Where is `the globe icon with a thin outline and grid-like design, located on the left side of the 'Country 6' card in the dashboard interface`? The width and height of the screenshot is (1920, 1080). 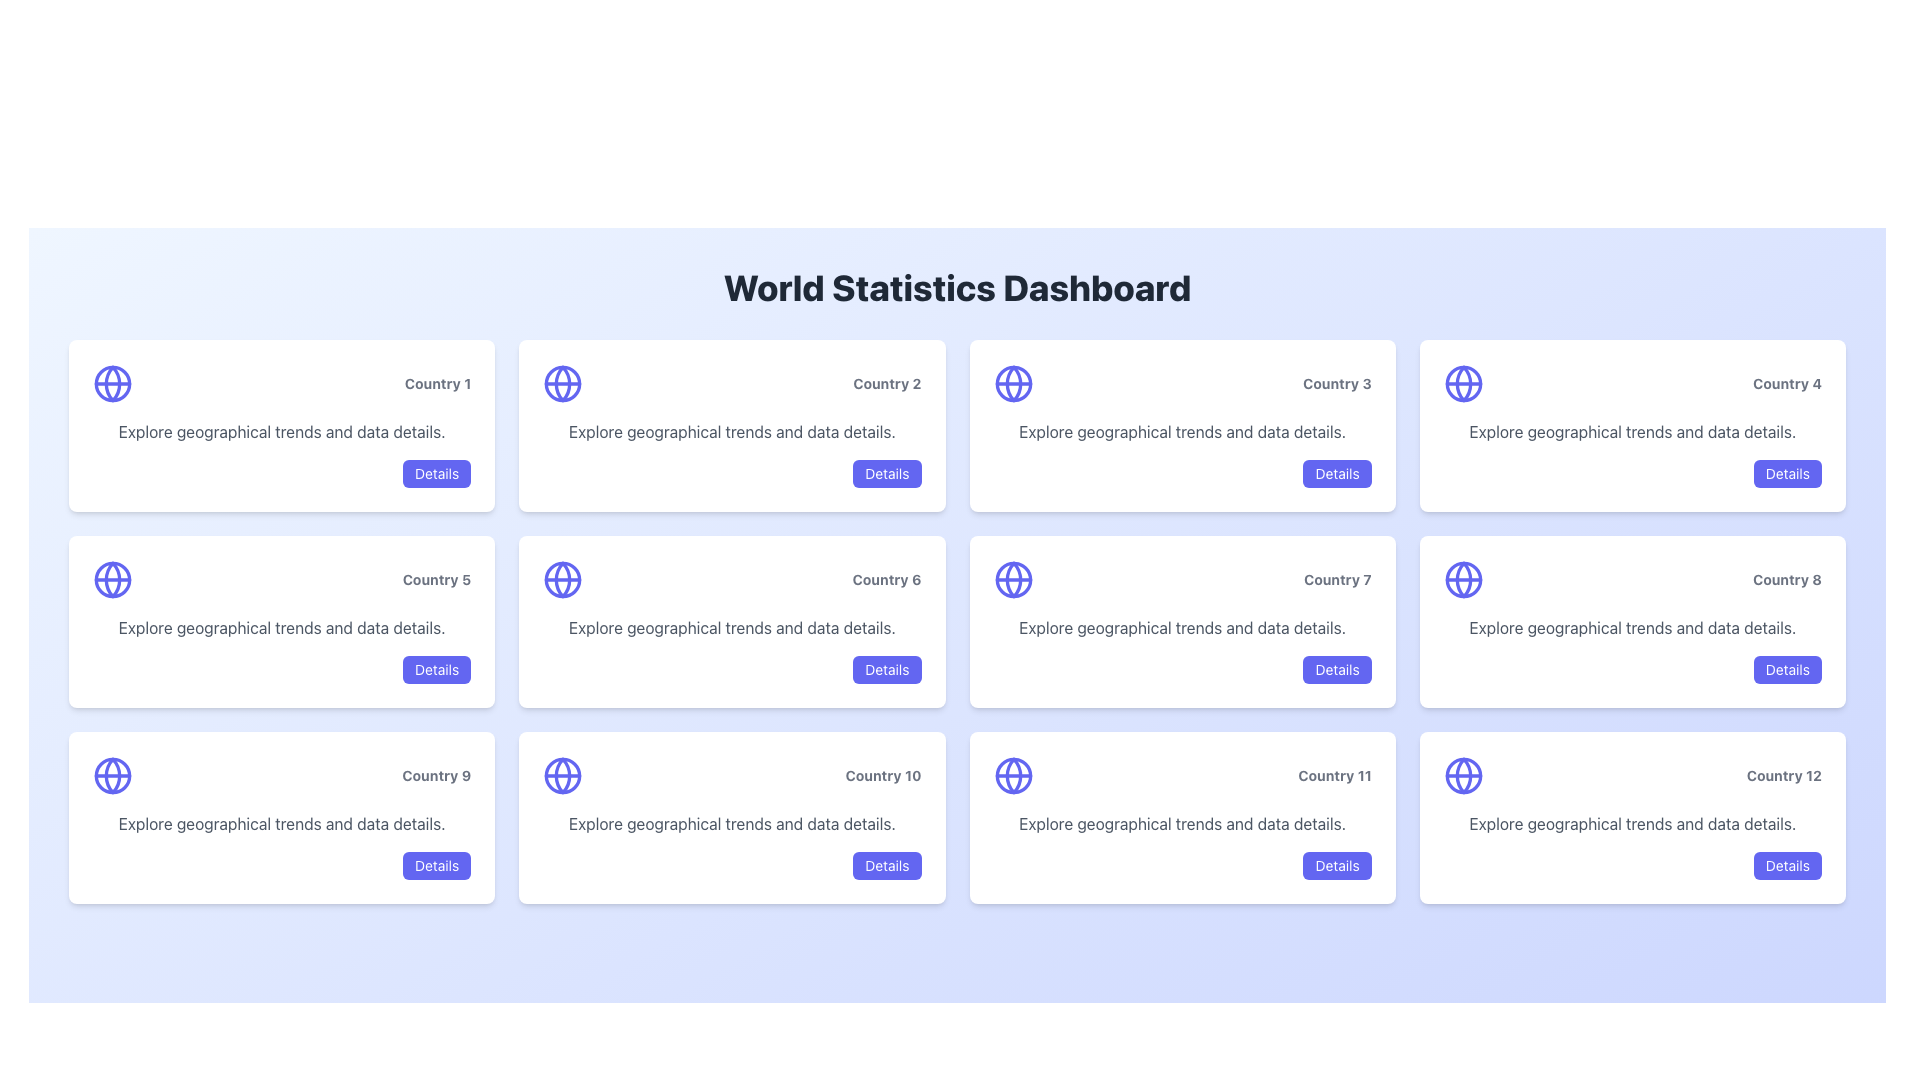 the globe icon with a thin outline and grid-like design, located on the left side of the 'Country 6' card in the dashboard interface is located at coordinates (562, 579).